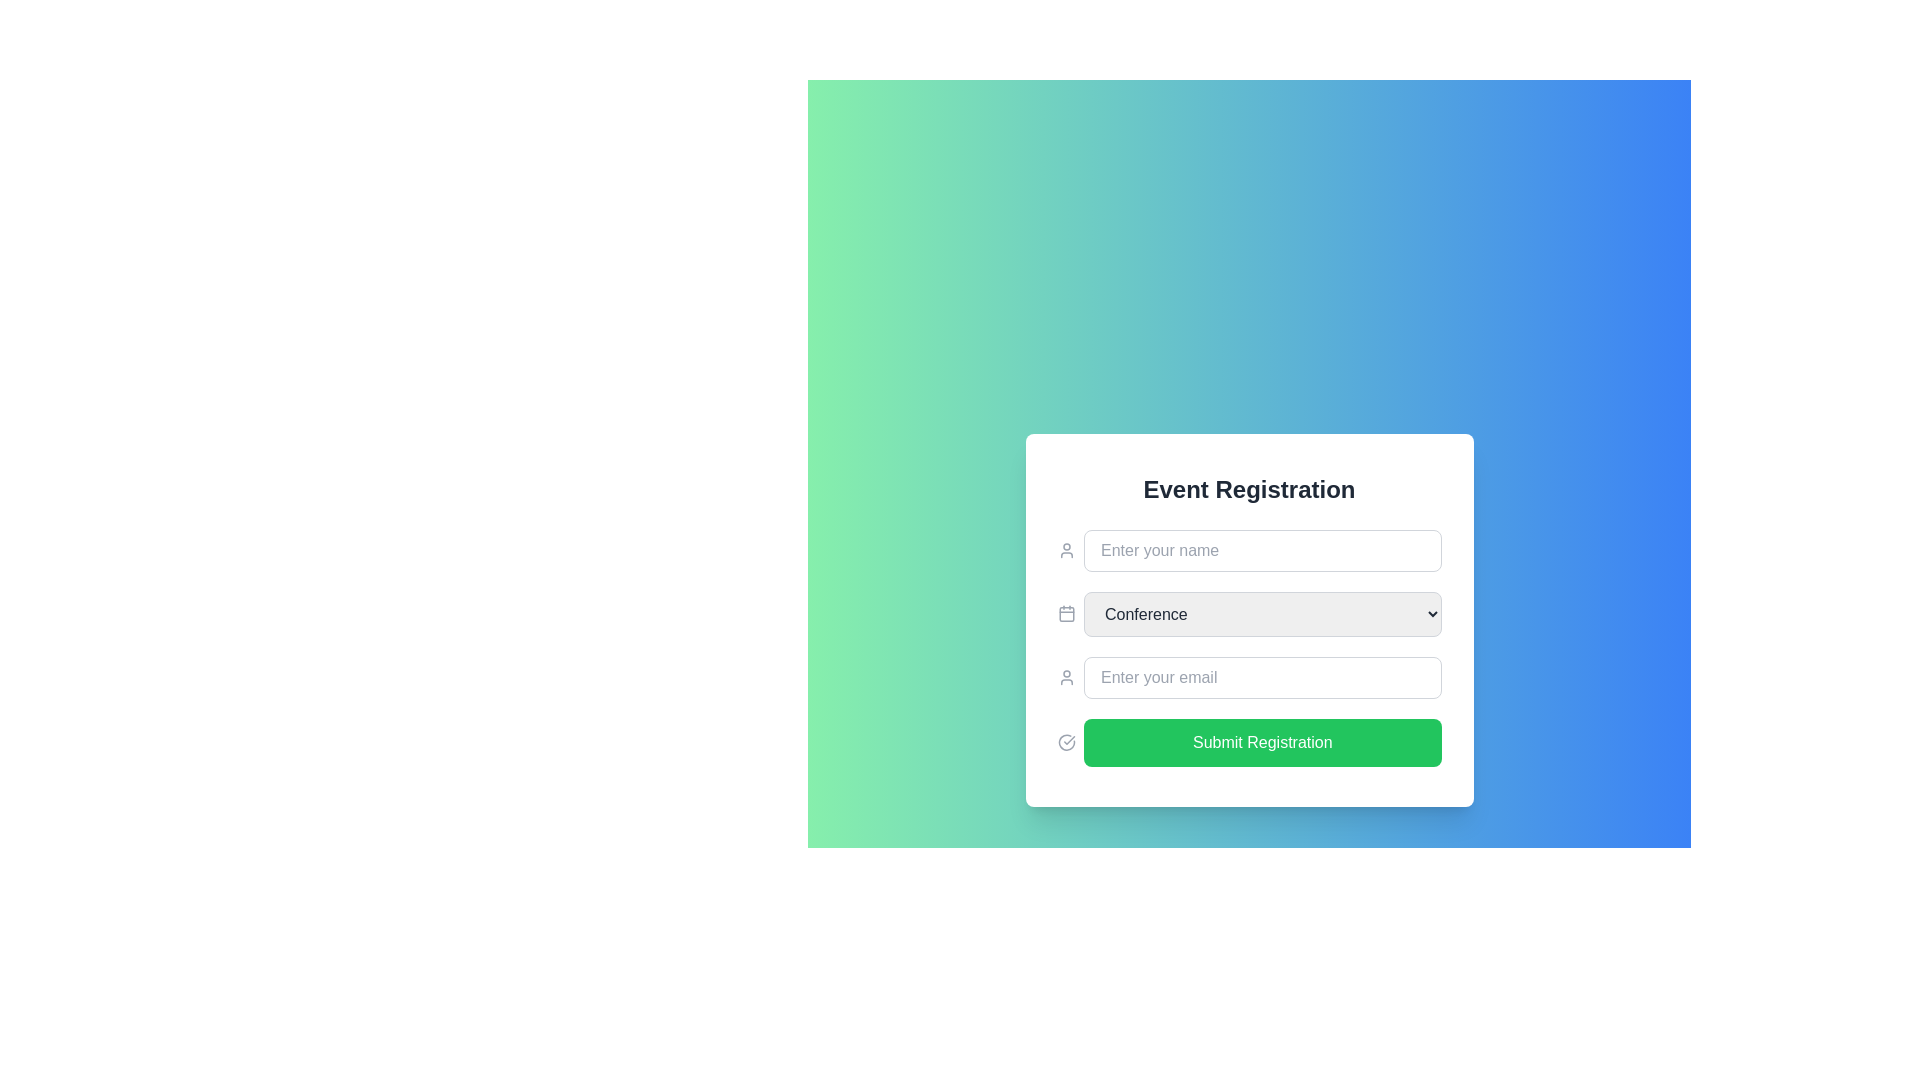 This screenshot has height=1080, width=1920. Describe the element at coordinates (1248, 742) in the screenshot. I see `the prominently styled green button labeled 'Submit Registration'` at that location.